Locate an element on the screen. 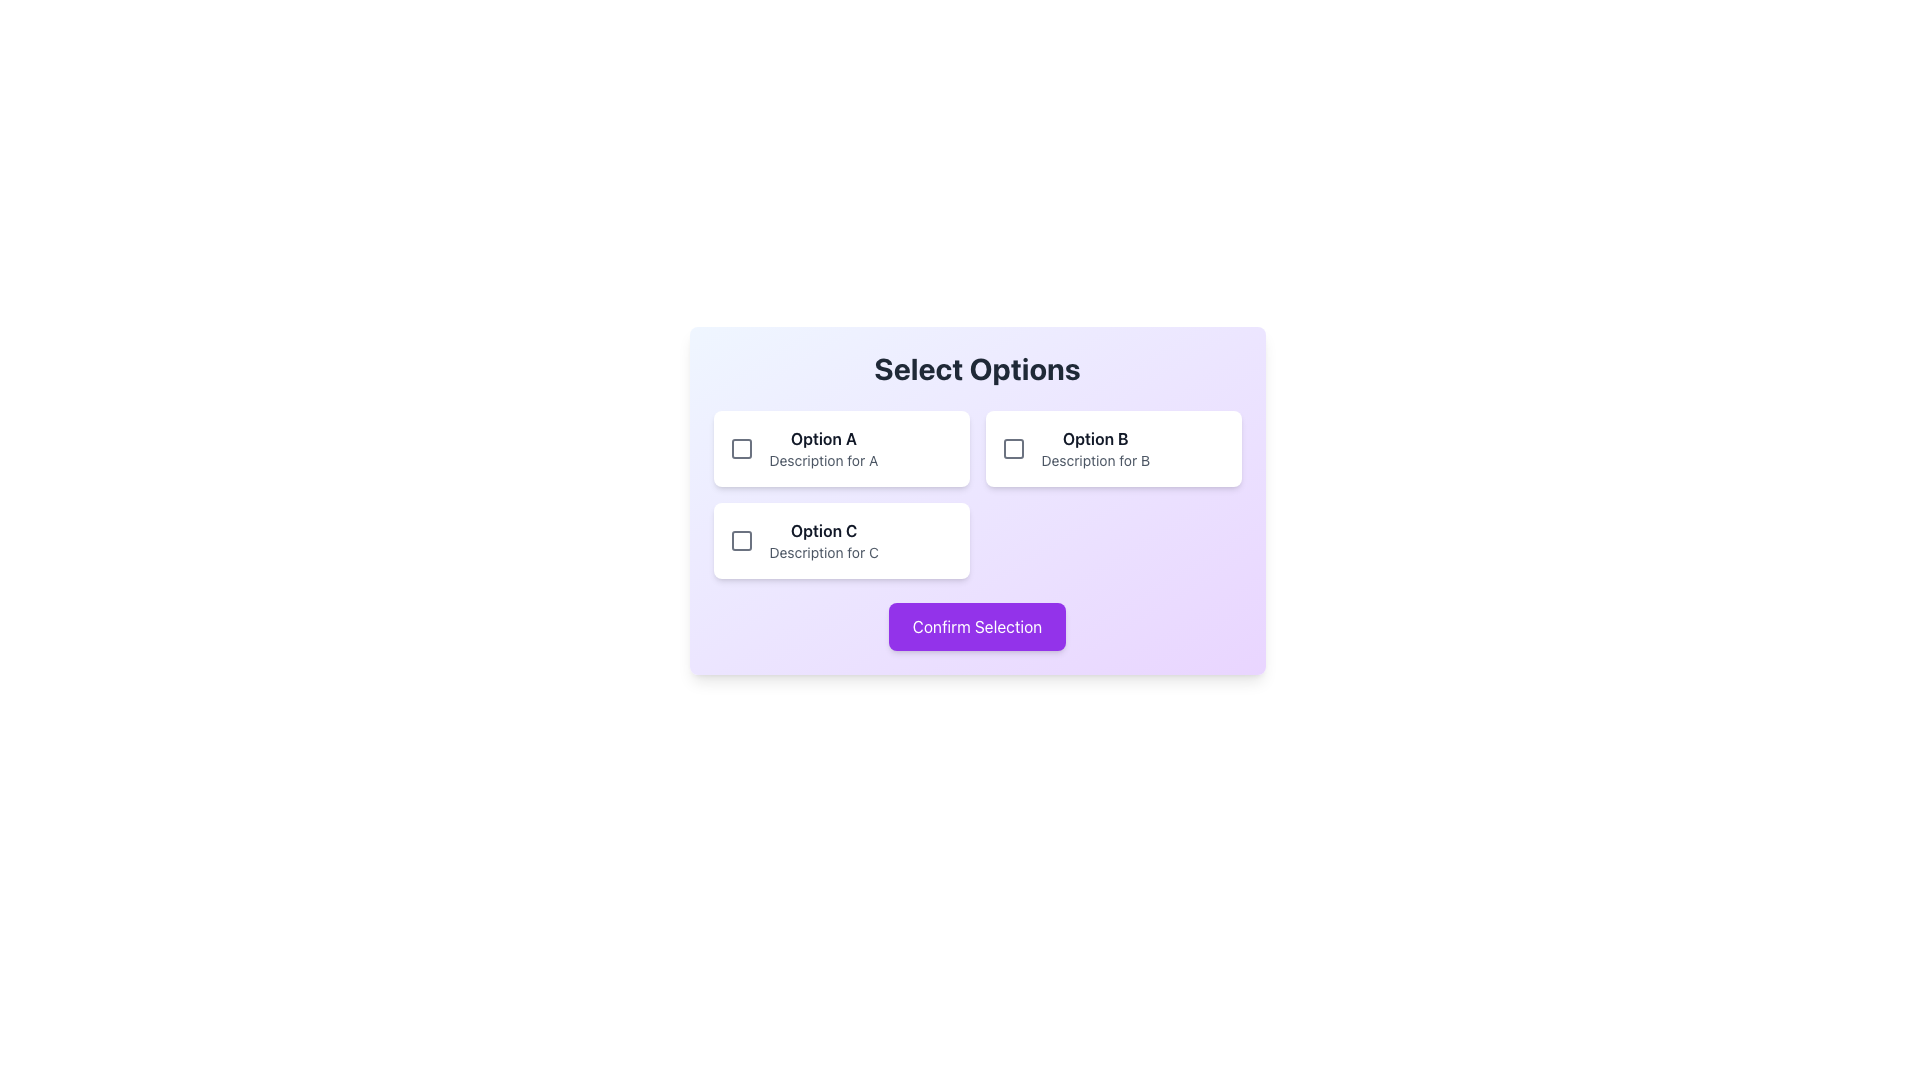  the text label providing additional descriptive information for the 'Option C' choice, located directly below the 'Option C' label in the lower-left quadrant of the option selection panel is located at coordinates (824, 552).